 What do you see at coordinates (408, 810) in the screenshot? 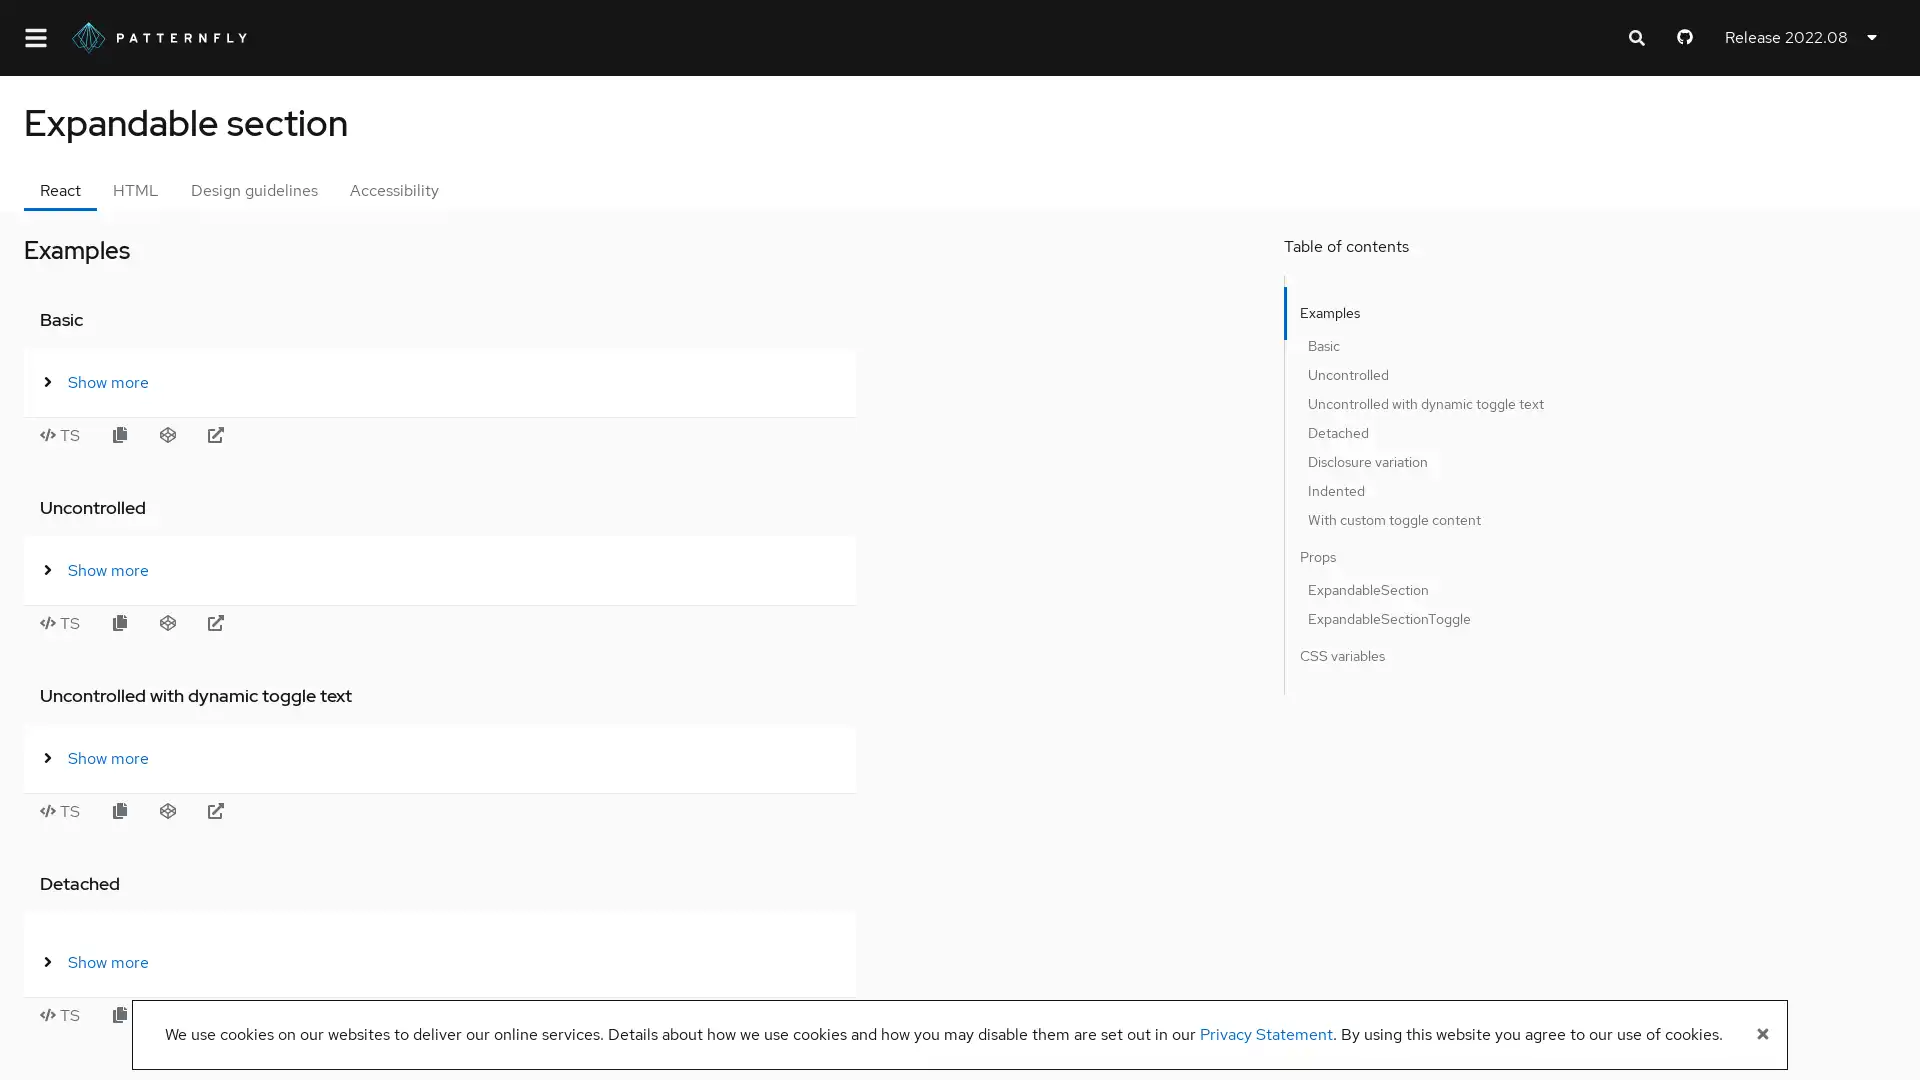
I see `Copy Uncontrolled with dynamic toggle text example code to clipboard` at bounding box center [408, 810].